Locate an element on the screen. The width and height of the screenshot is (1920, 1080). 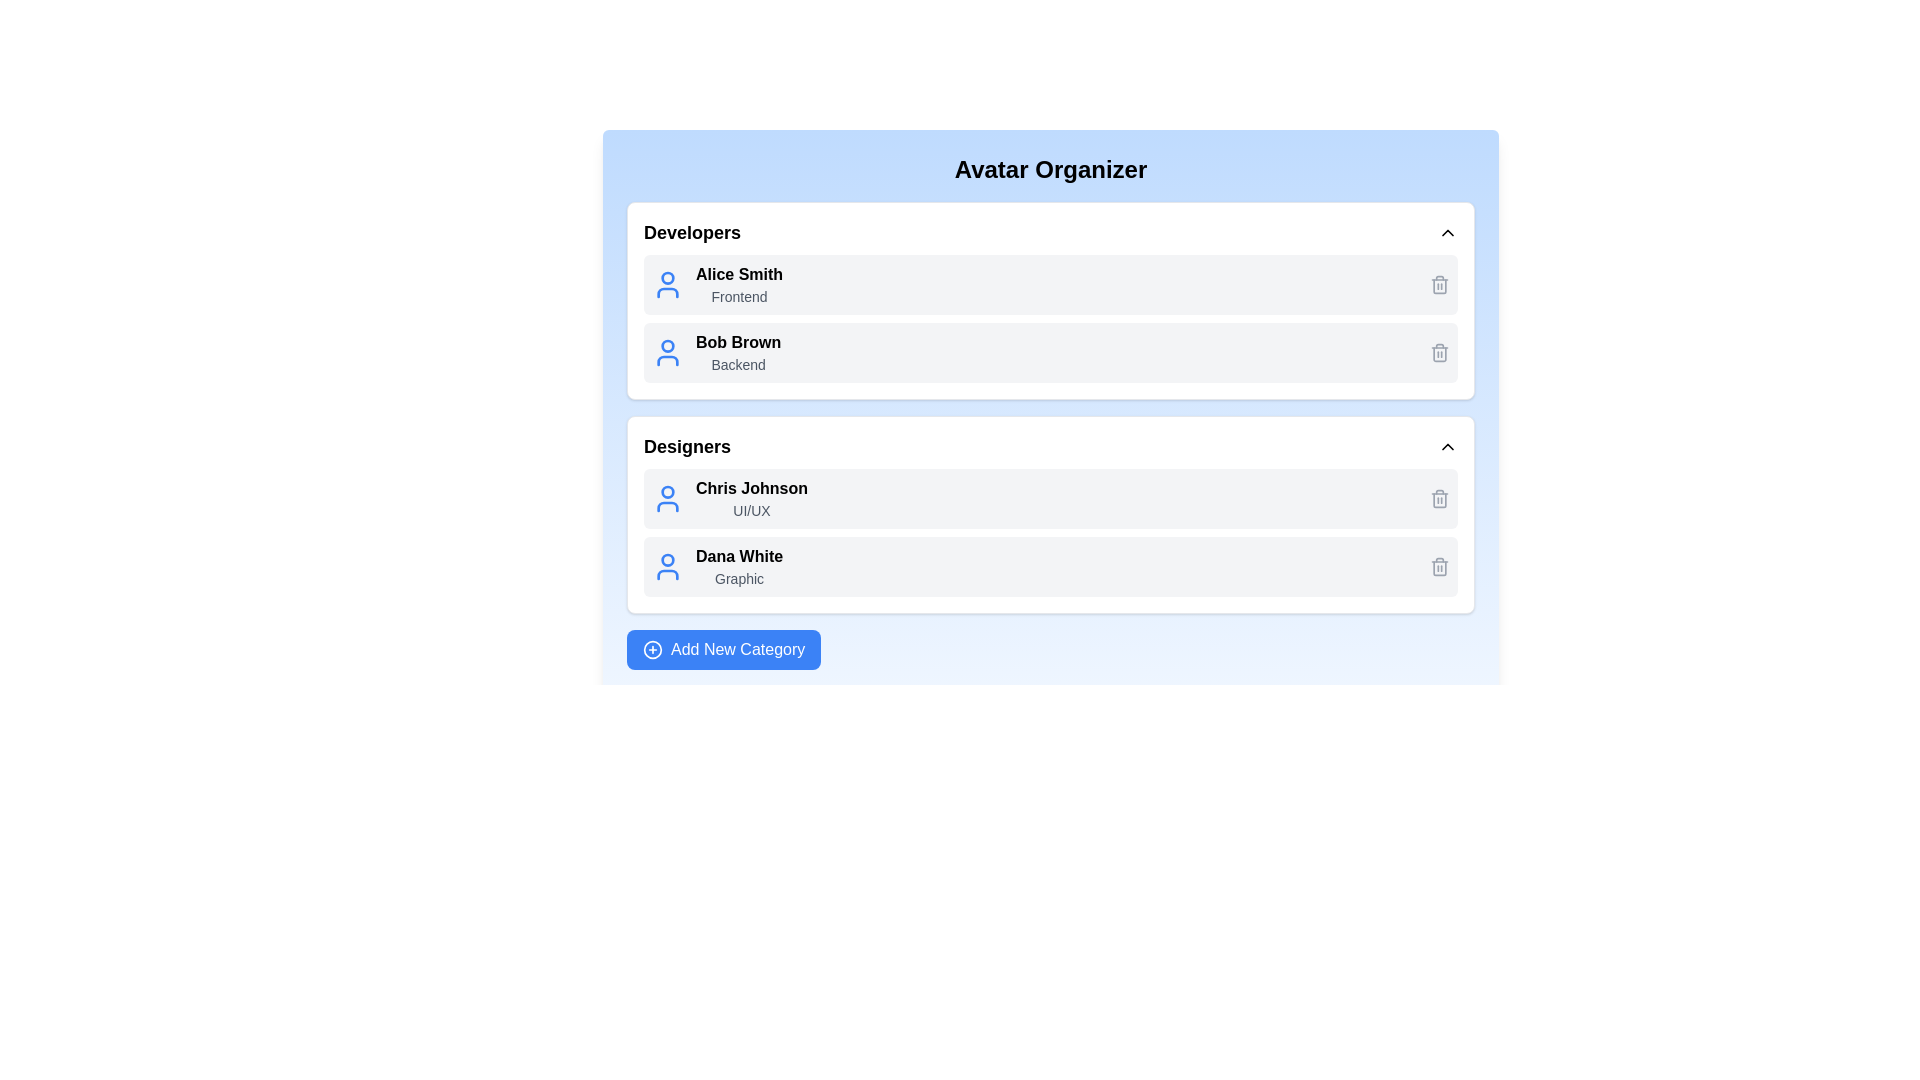
circular head portion of the user icon for 'Bob Brown' located under the 'Developers' header is located at coordinates (667, 345).